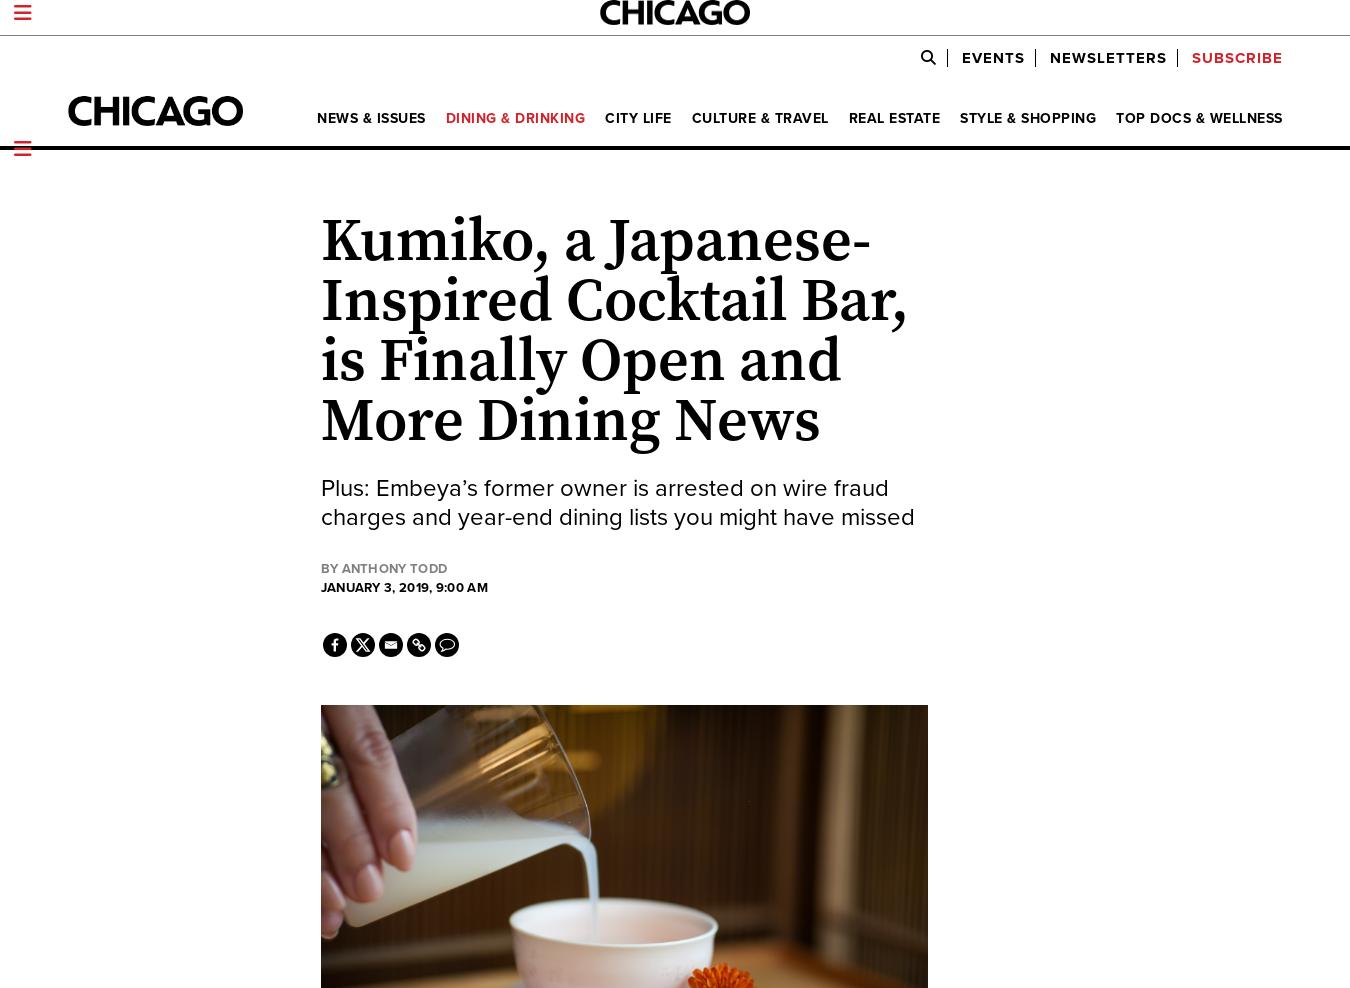 Image resolution: width=1350 pixels, height=988 pixels. I want to click on 'Events', so click(991, 56).